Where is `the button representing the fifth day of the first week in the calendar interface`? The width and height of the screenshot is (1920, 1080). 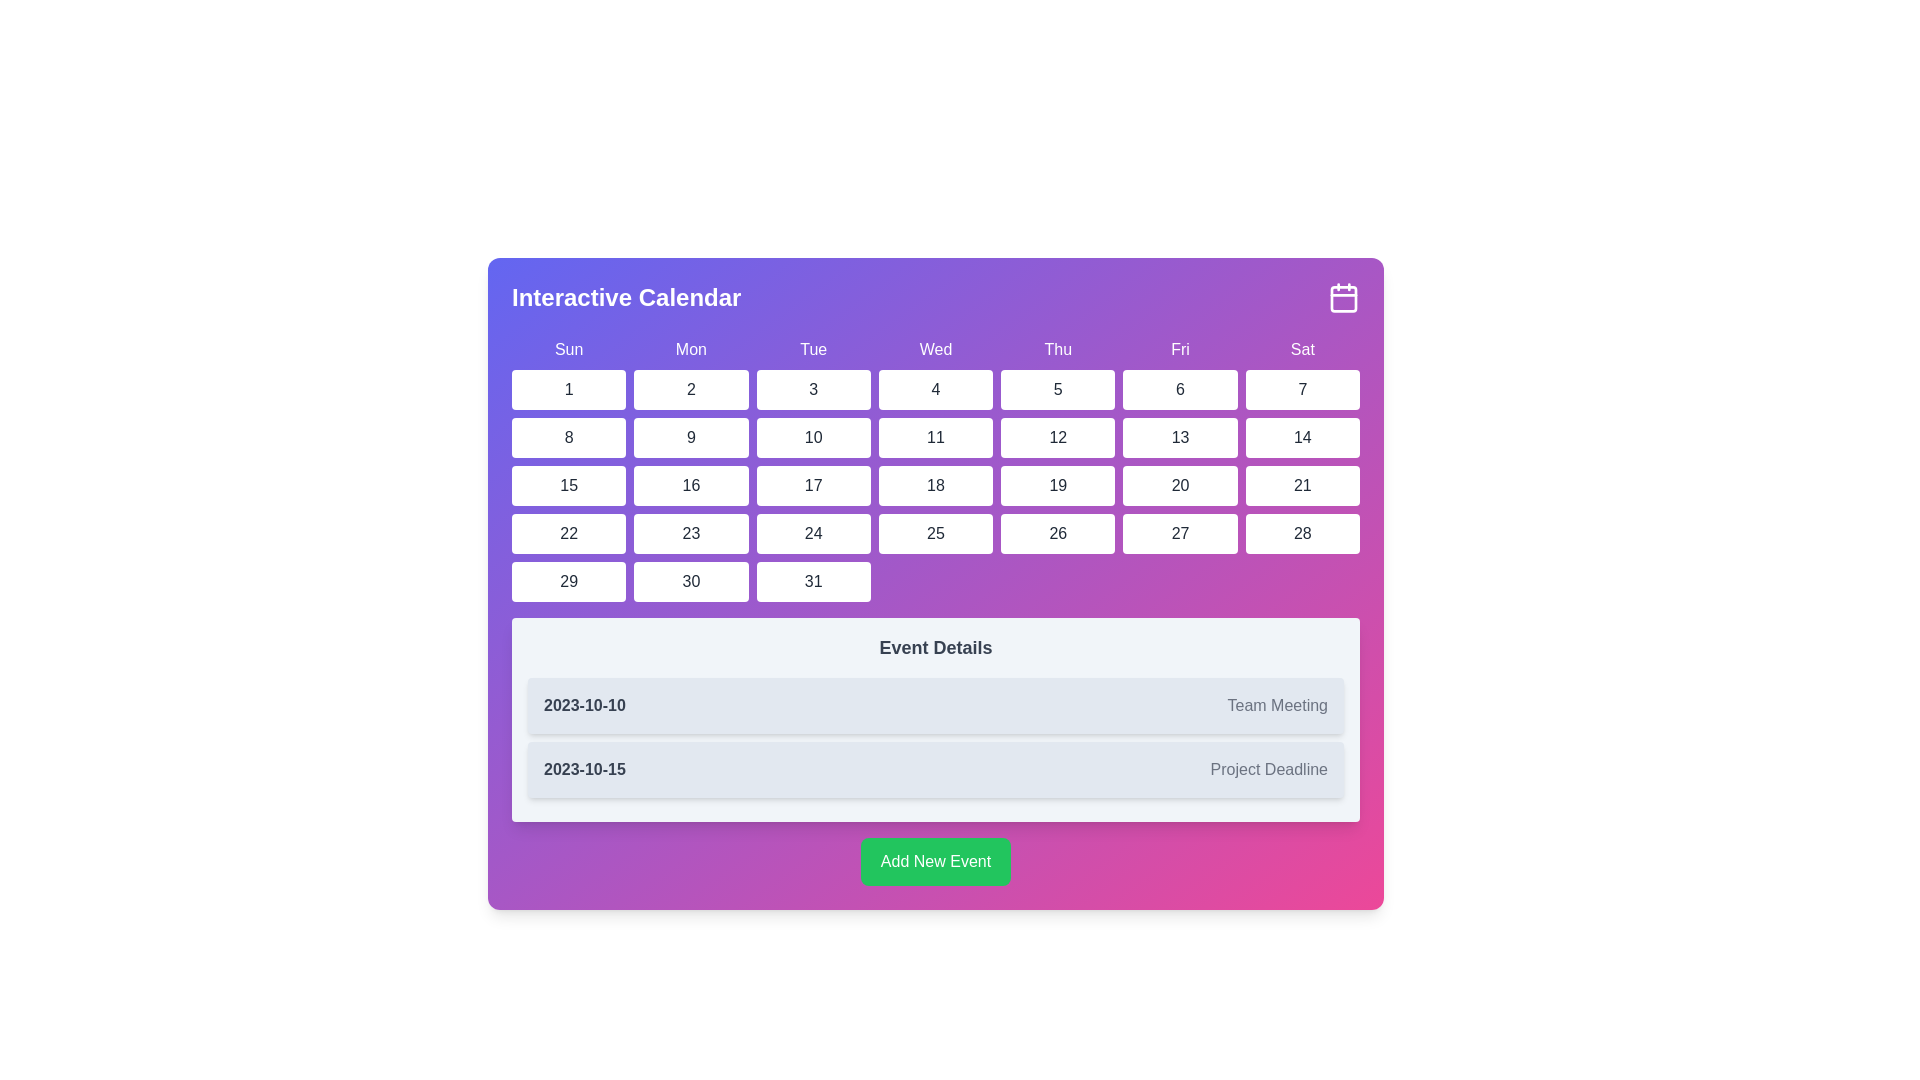
the button representing the fifth day of the first week in the calendar interface is located at coordinates (1057, 389).